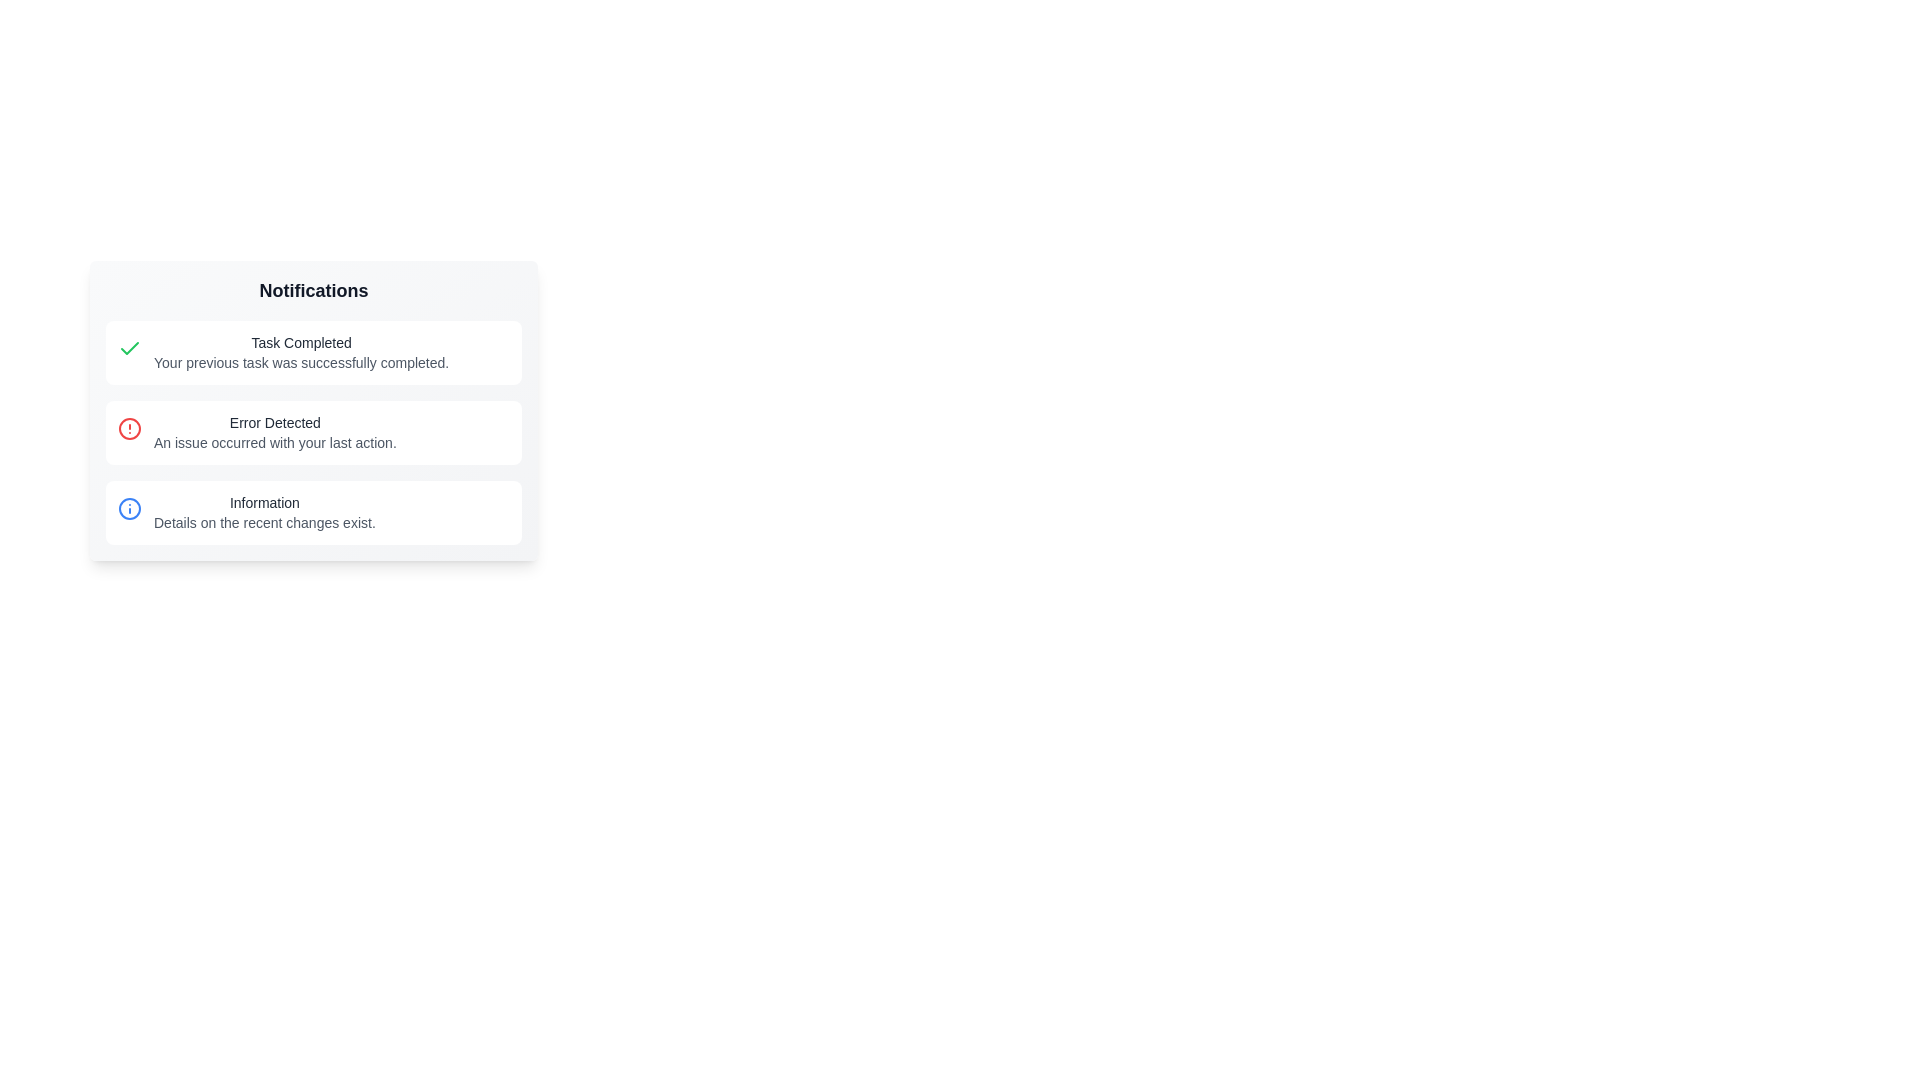  I want to click on notifications from the Notification group located below the 'Notifications' header, which contains multiple status notifications with icons and details, so click(312, 431).